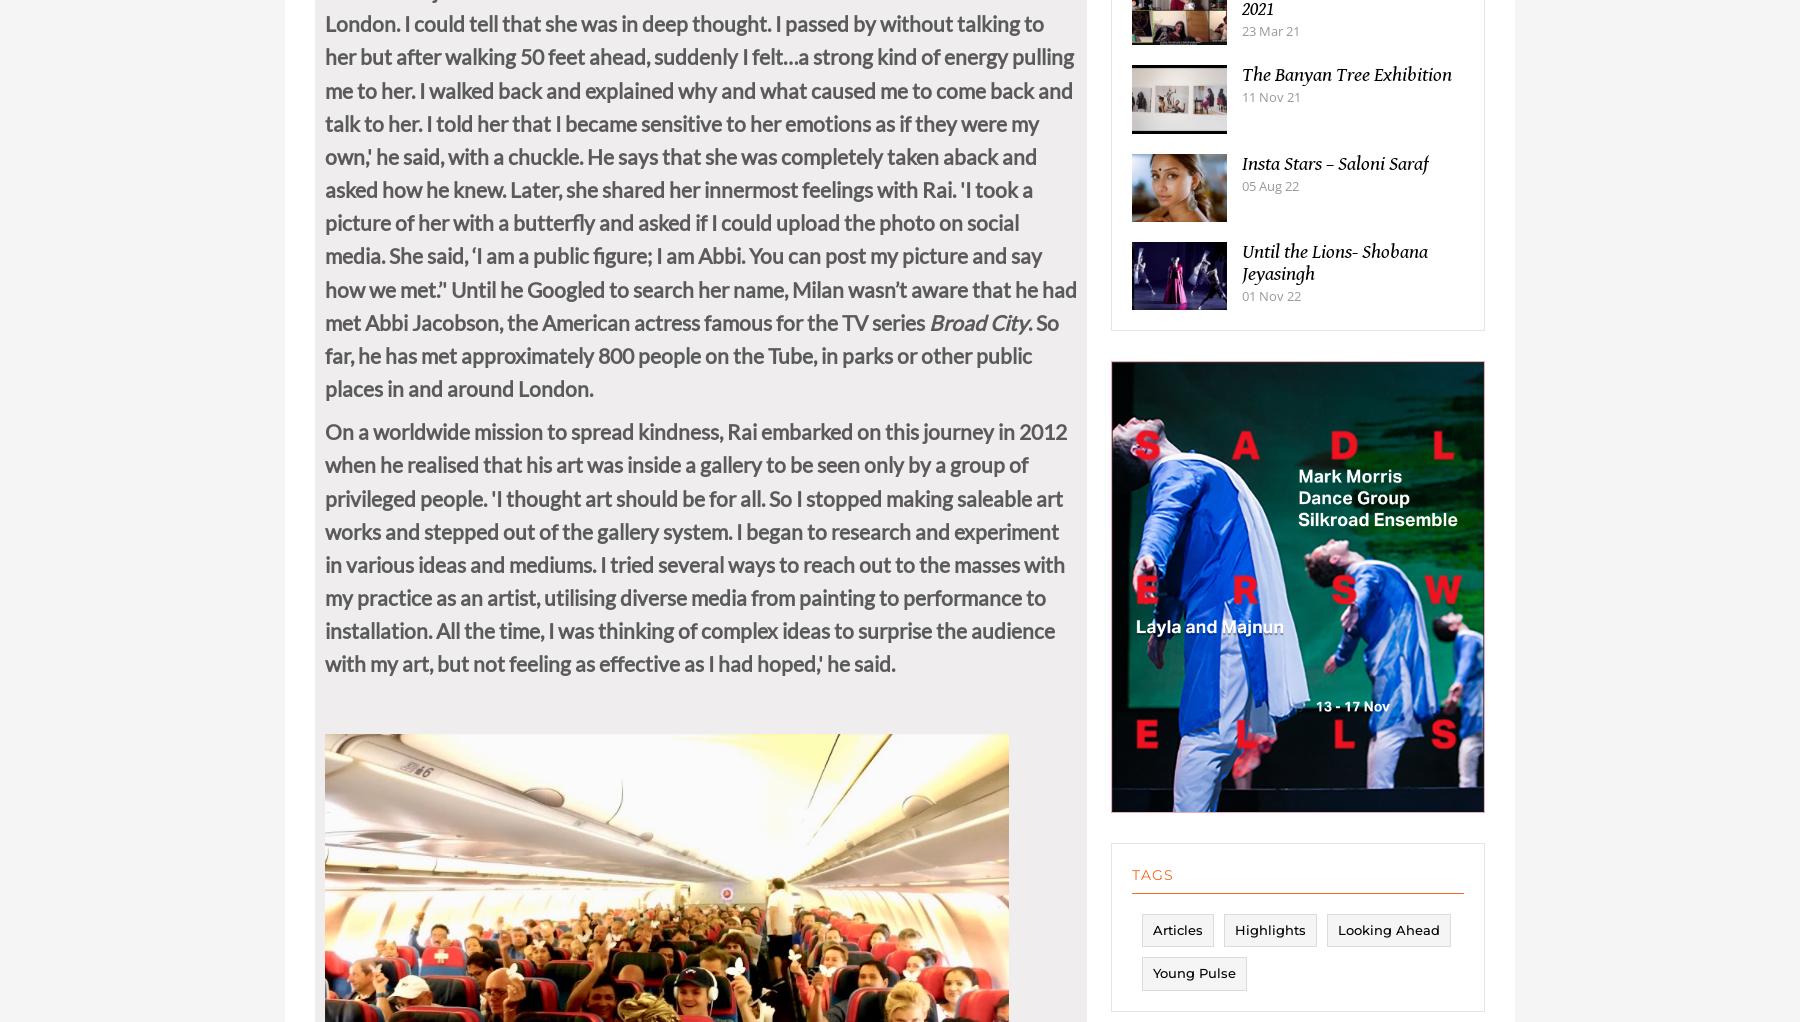 The image size is (1800, 1022). What do you see at coordinates (690, 372) in the screenshot?
I see `'. So far, he has met approximately 800 people on the Tube, in parks or other public places in and around London.'` at bounding box center [690, 372].